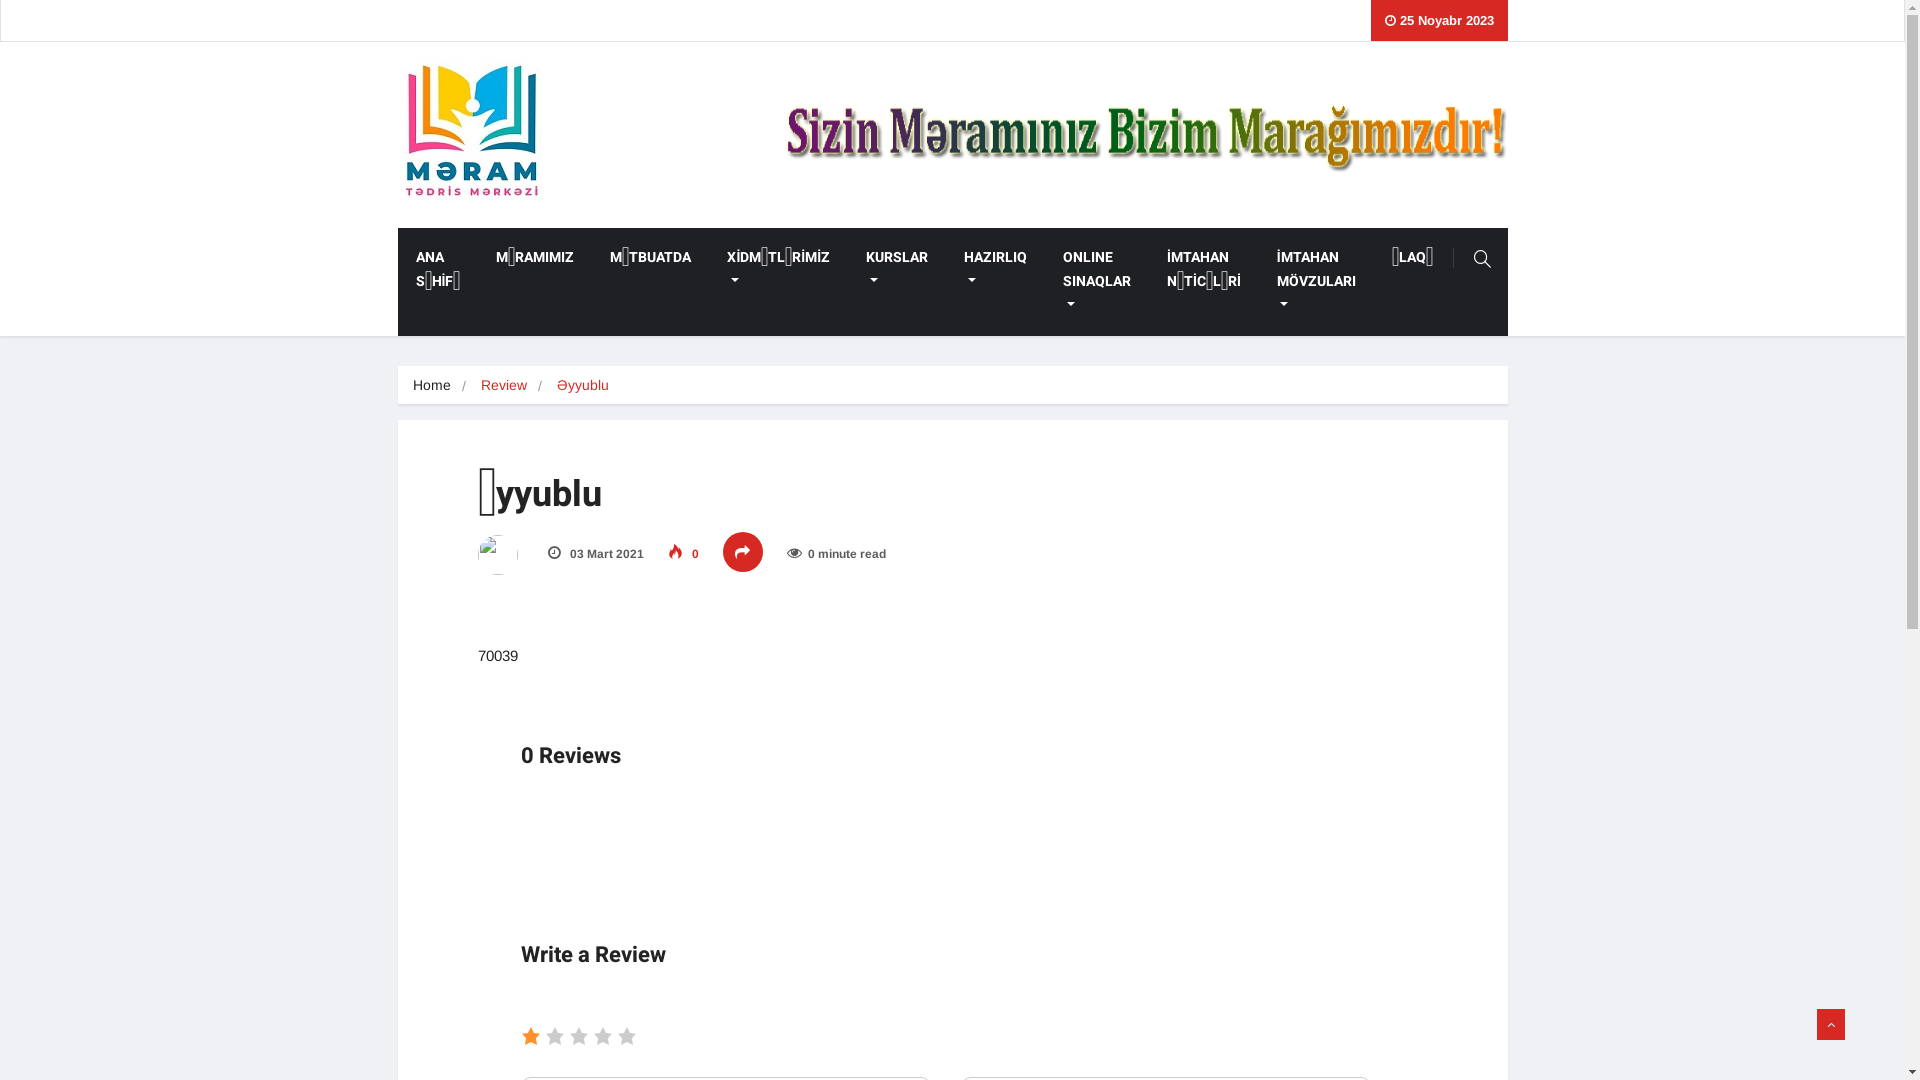 This screenshot has width=1920, height=1080. Describe the element at coordinates (1830, 1023) in the screenshot. I see `'Back to Top'` at that location.